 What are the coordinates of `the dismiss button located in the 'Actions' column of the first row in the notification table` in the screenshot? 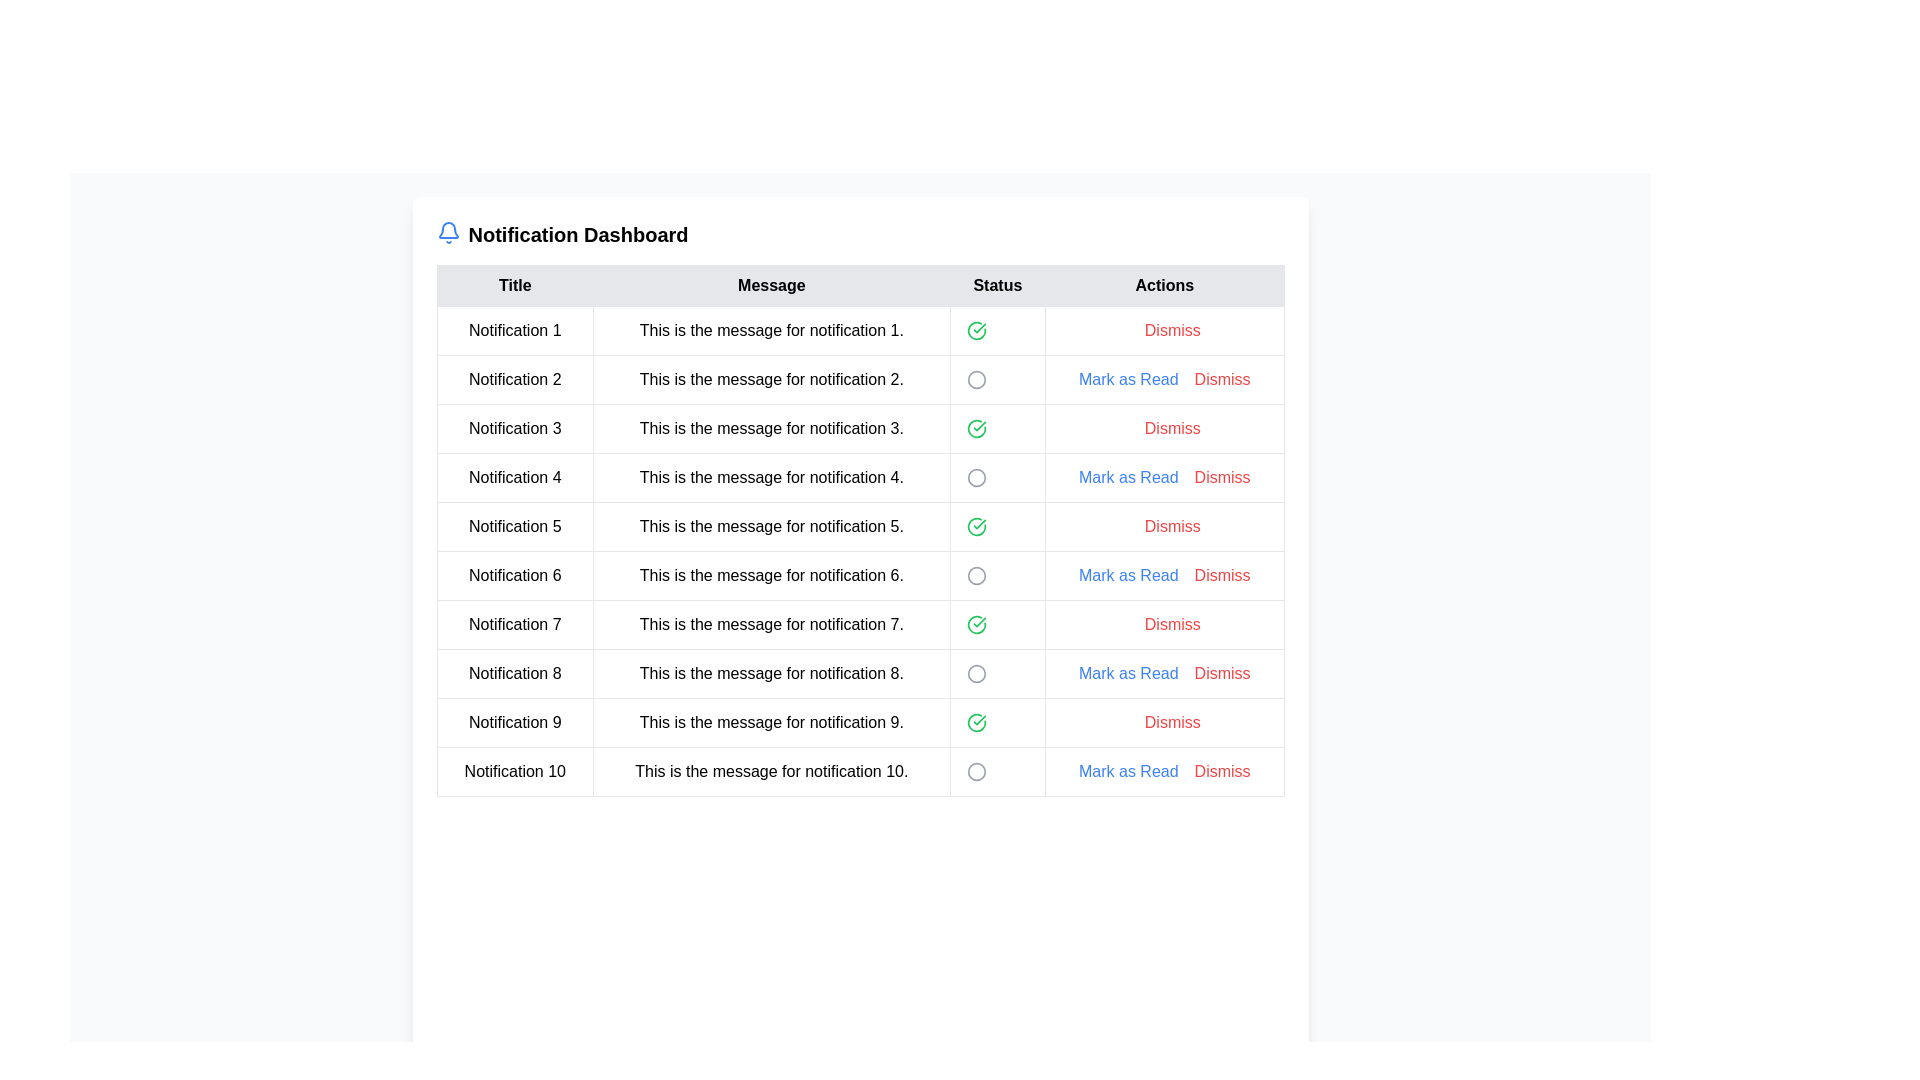 It's located at (1164, 330).